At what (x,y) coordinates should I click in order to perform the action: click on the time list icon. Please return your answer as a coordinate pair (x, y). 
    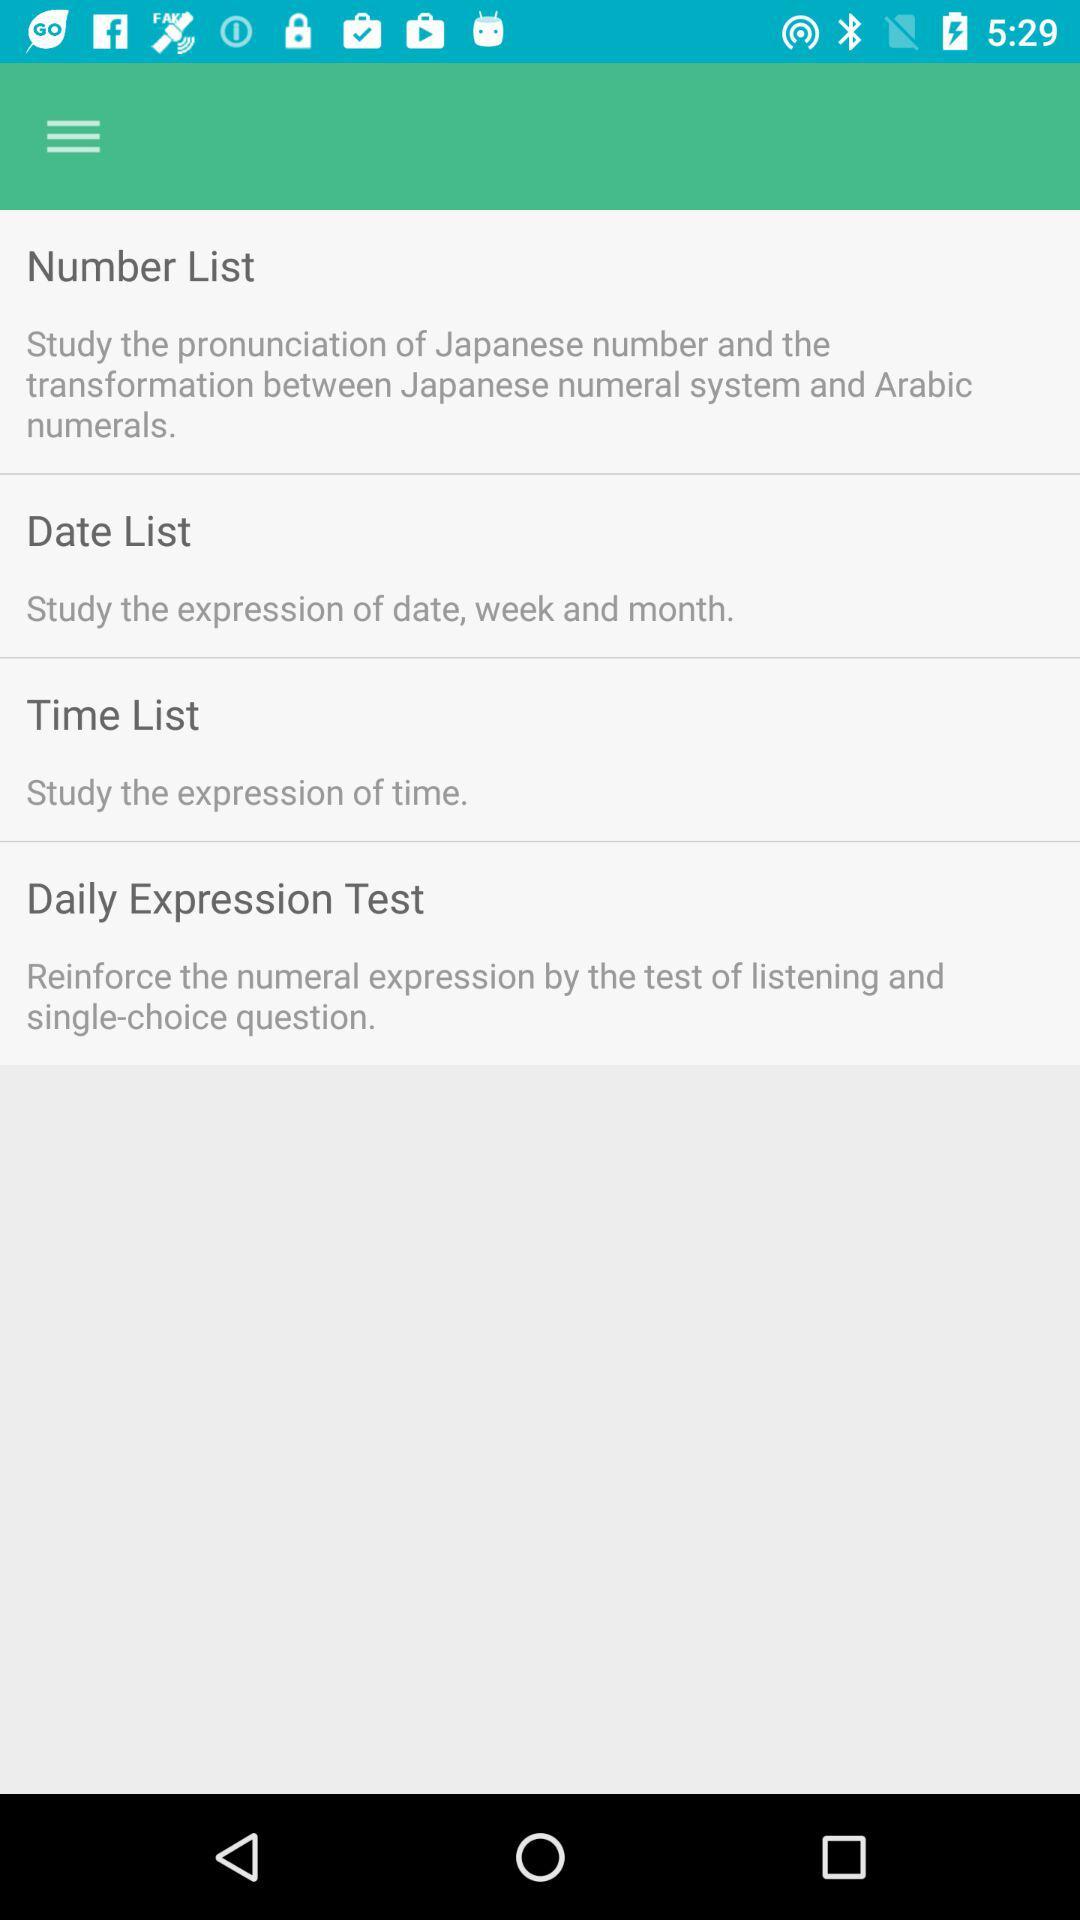
    Looking at the image, I should click on (112, 713).